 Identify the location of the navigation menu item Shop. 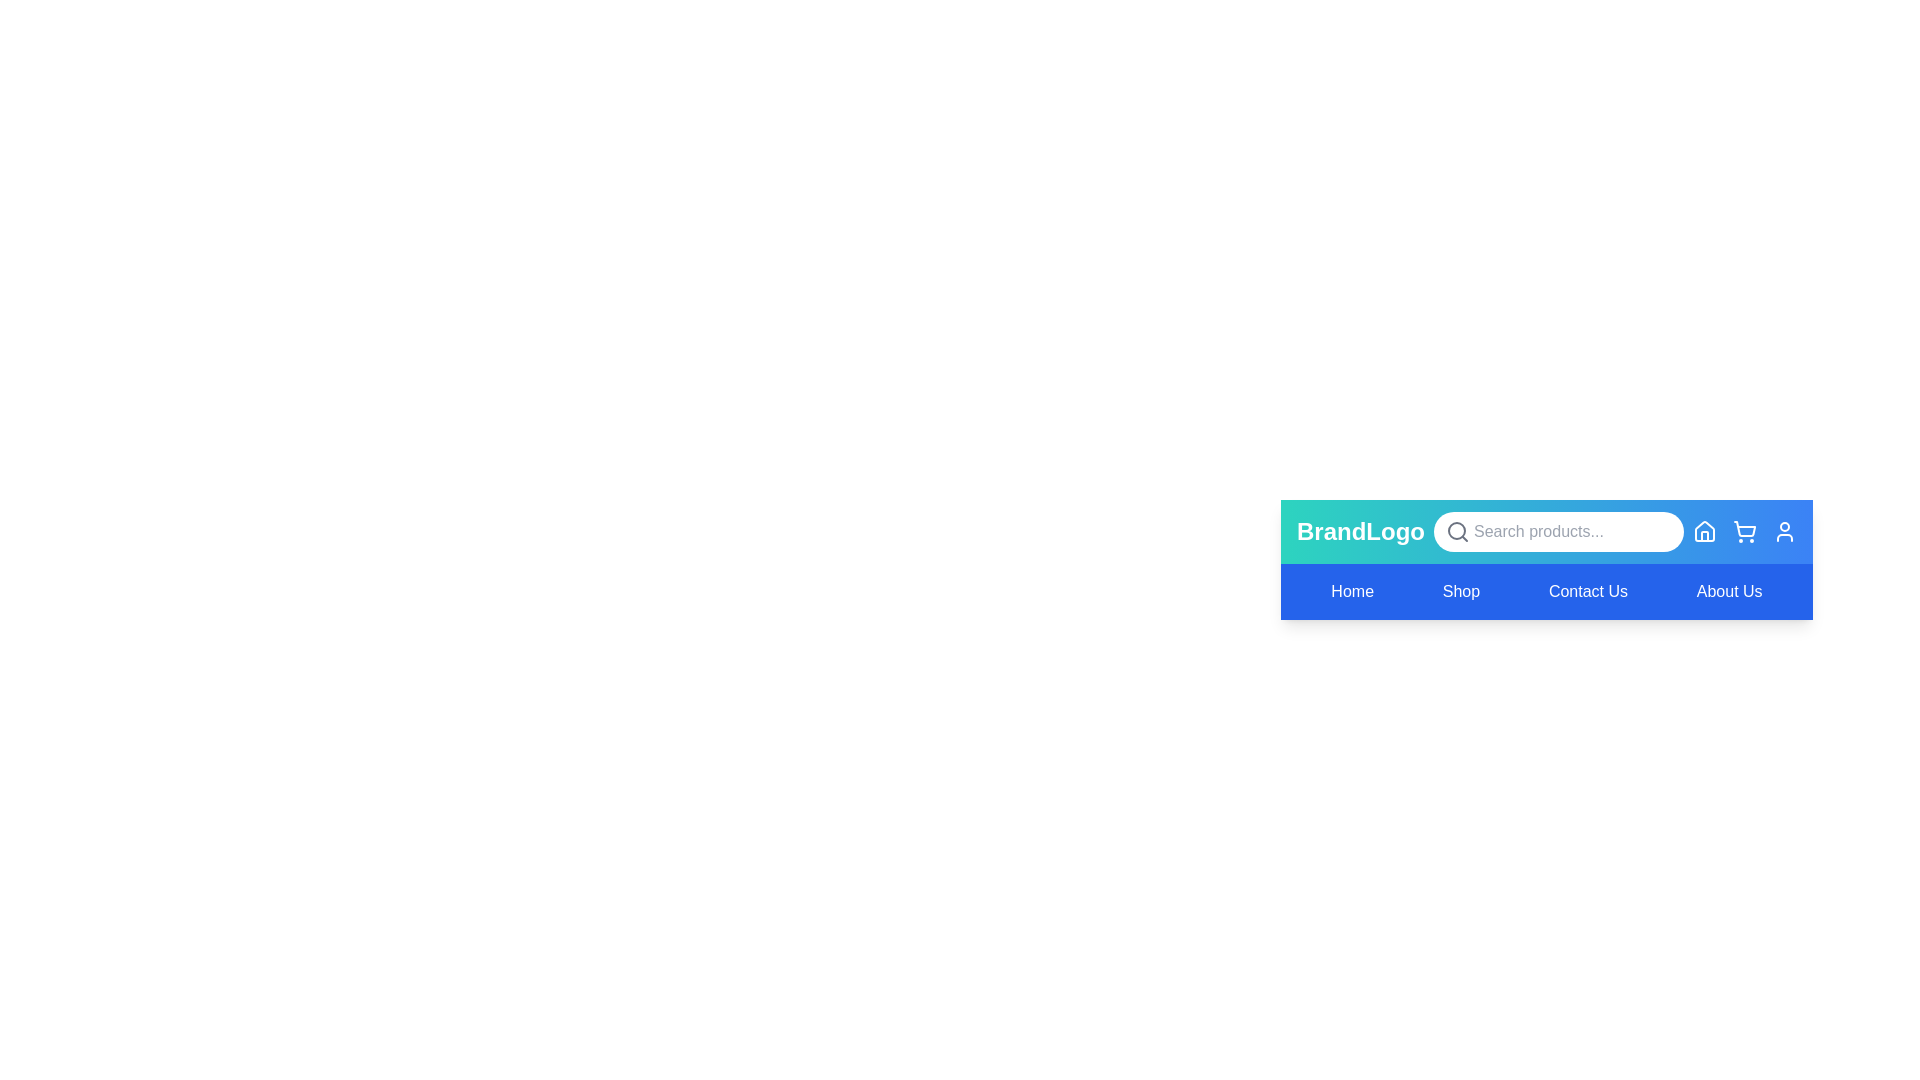
(1461, 590).